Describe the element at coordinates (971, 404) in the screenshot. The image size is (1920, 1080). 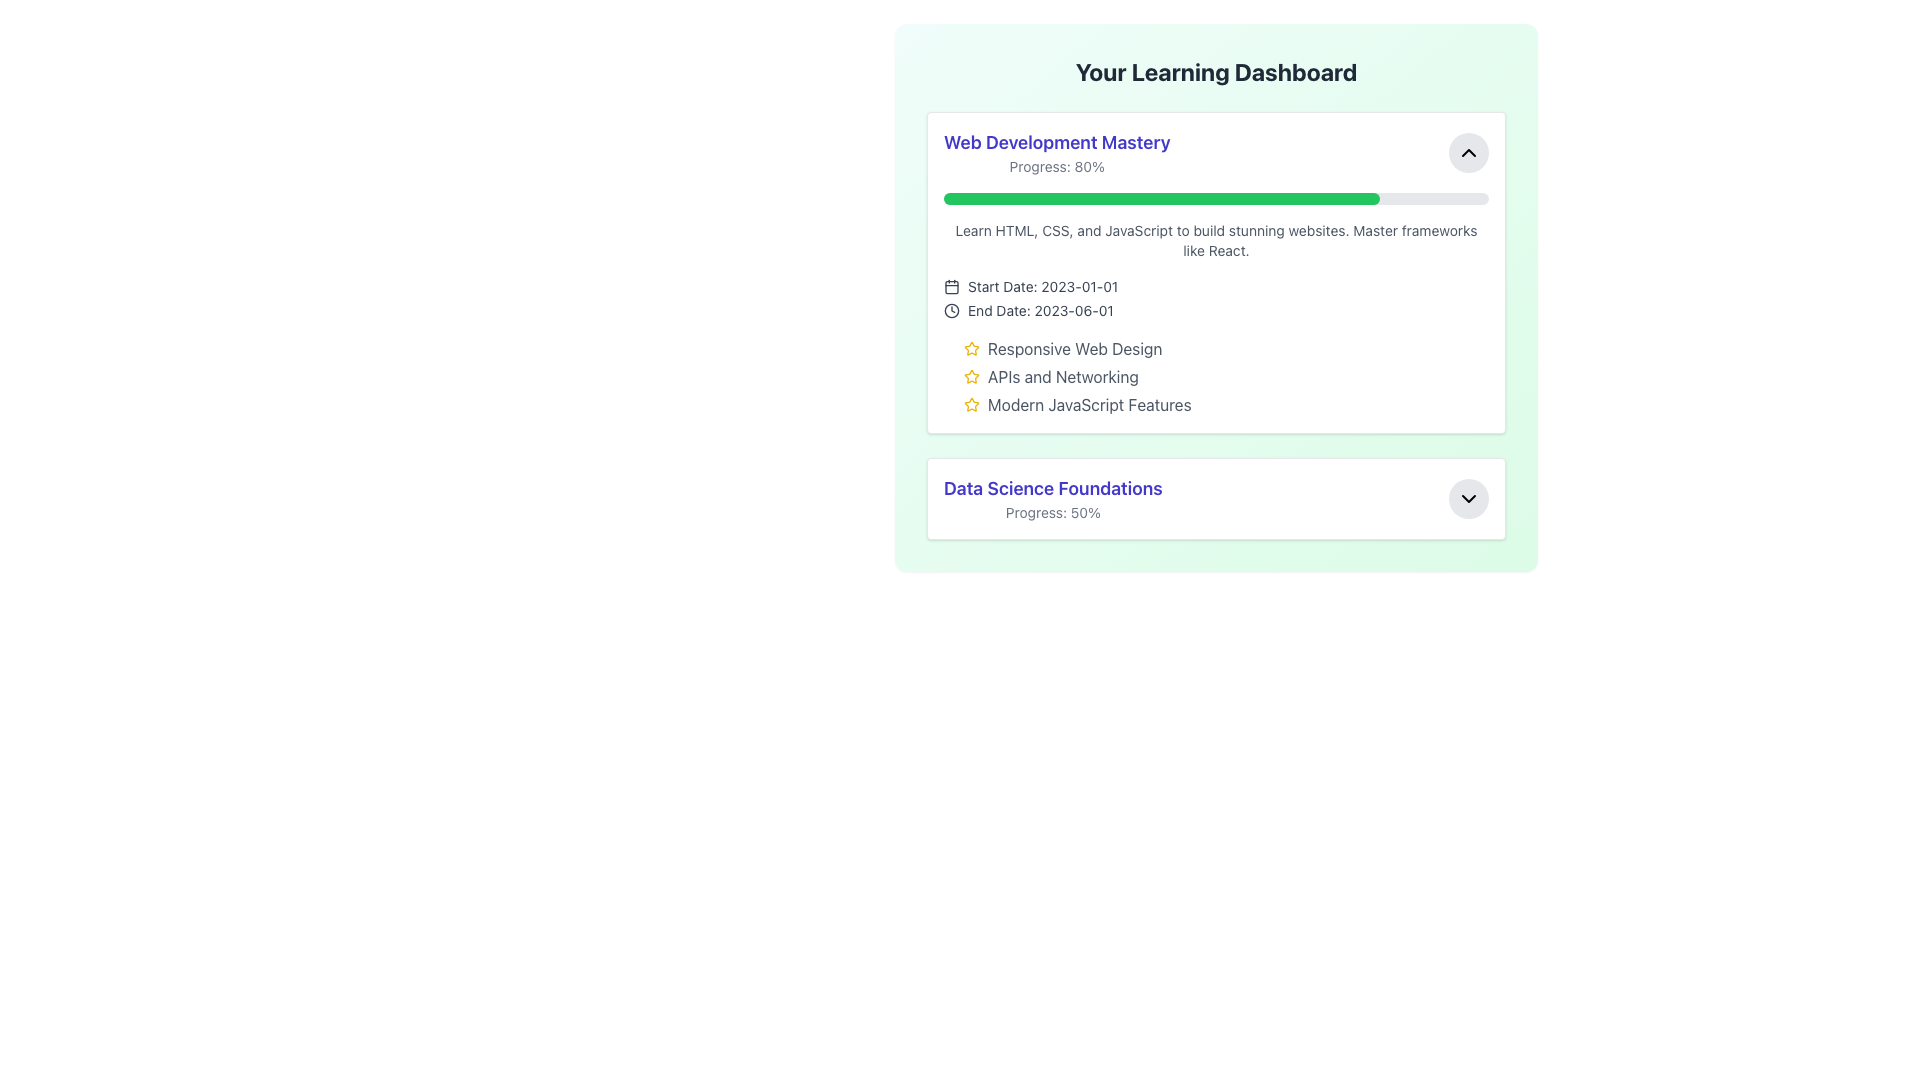
I see `the small yellow star icon with a four-point outline located next to the 'Modern JavaScript Features' text in the 'Web Development Mastery' card` at that location.